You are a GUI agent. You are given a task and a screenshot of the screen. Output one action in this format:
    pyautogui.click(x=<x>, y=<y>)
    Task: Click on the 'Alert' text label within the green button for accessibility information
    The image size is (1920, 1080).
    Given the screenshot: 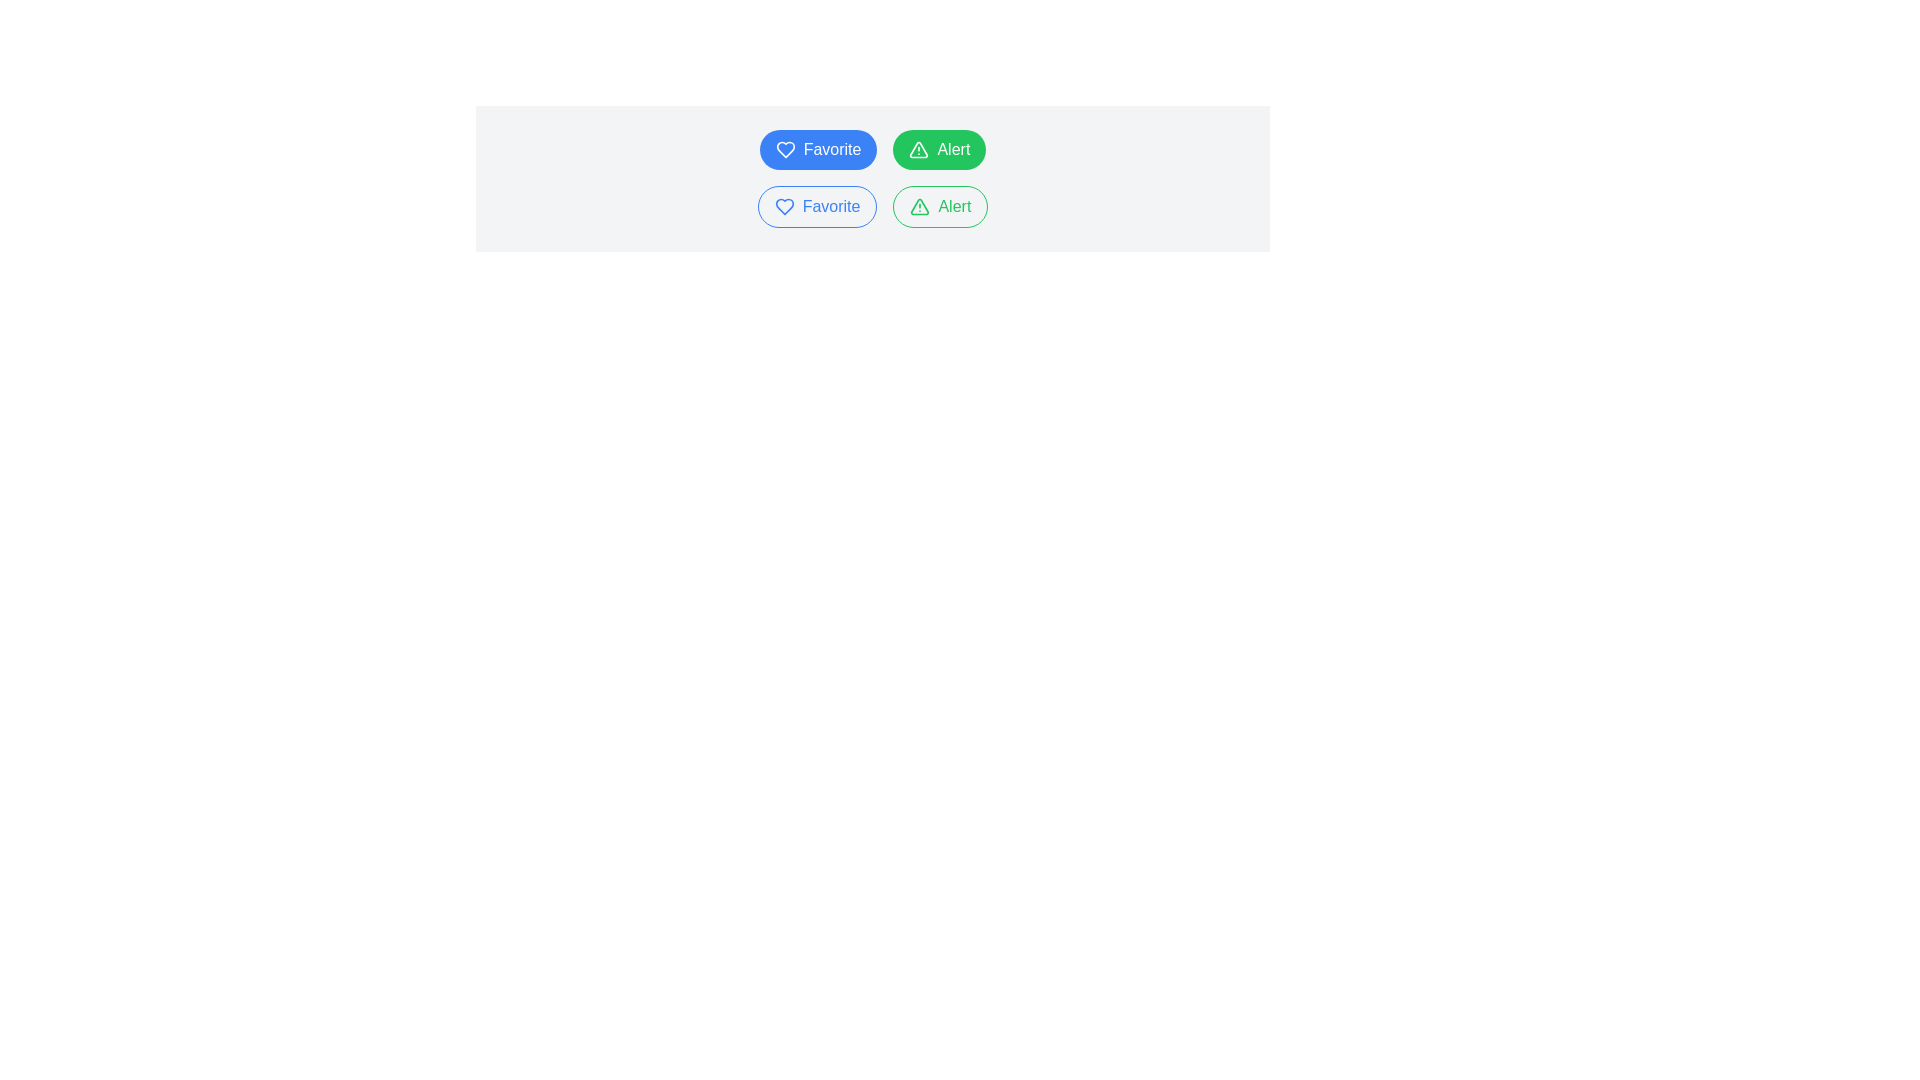 What is the action you would take?
    pyautogui.click(x=952, y=149)
    